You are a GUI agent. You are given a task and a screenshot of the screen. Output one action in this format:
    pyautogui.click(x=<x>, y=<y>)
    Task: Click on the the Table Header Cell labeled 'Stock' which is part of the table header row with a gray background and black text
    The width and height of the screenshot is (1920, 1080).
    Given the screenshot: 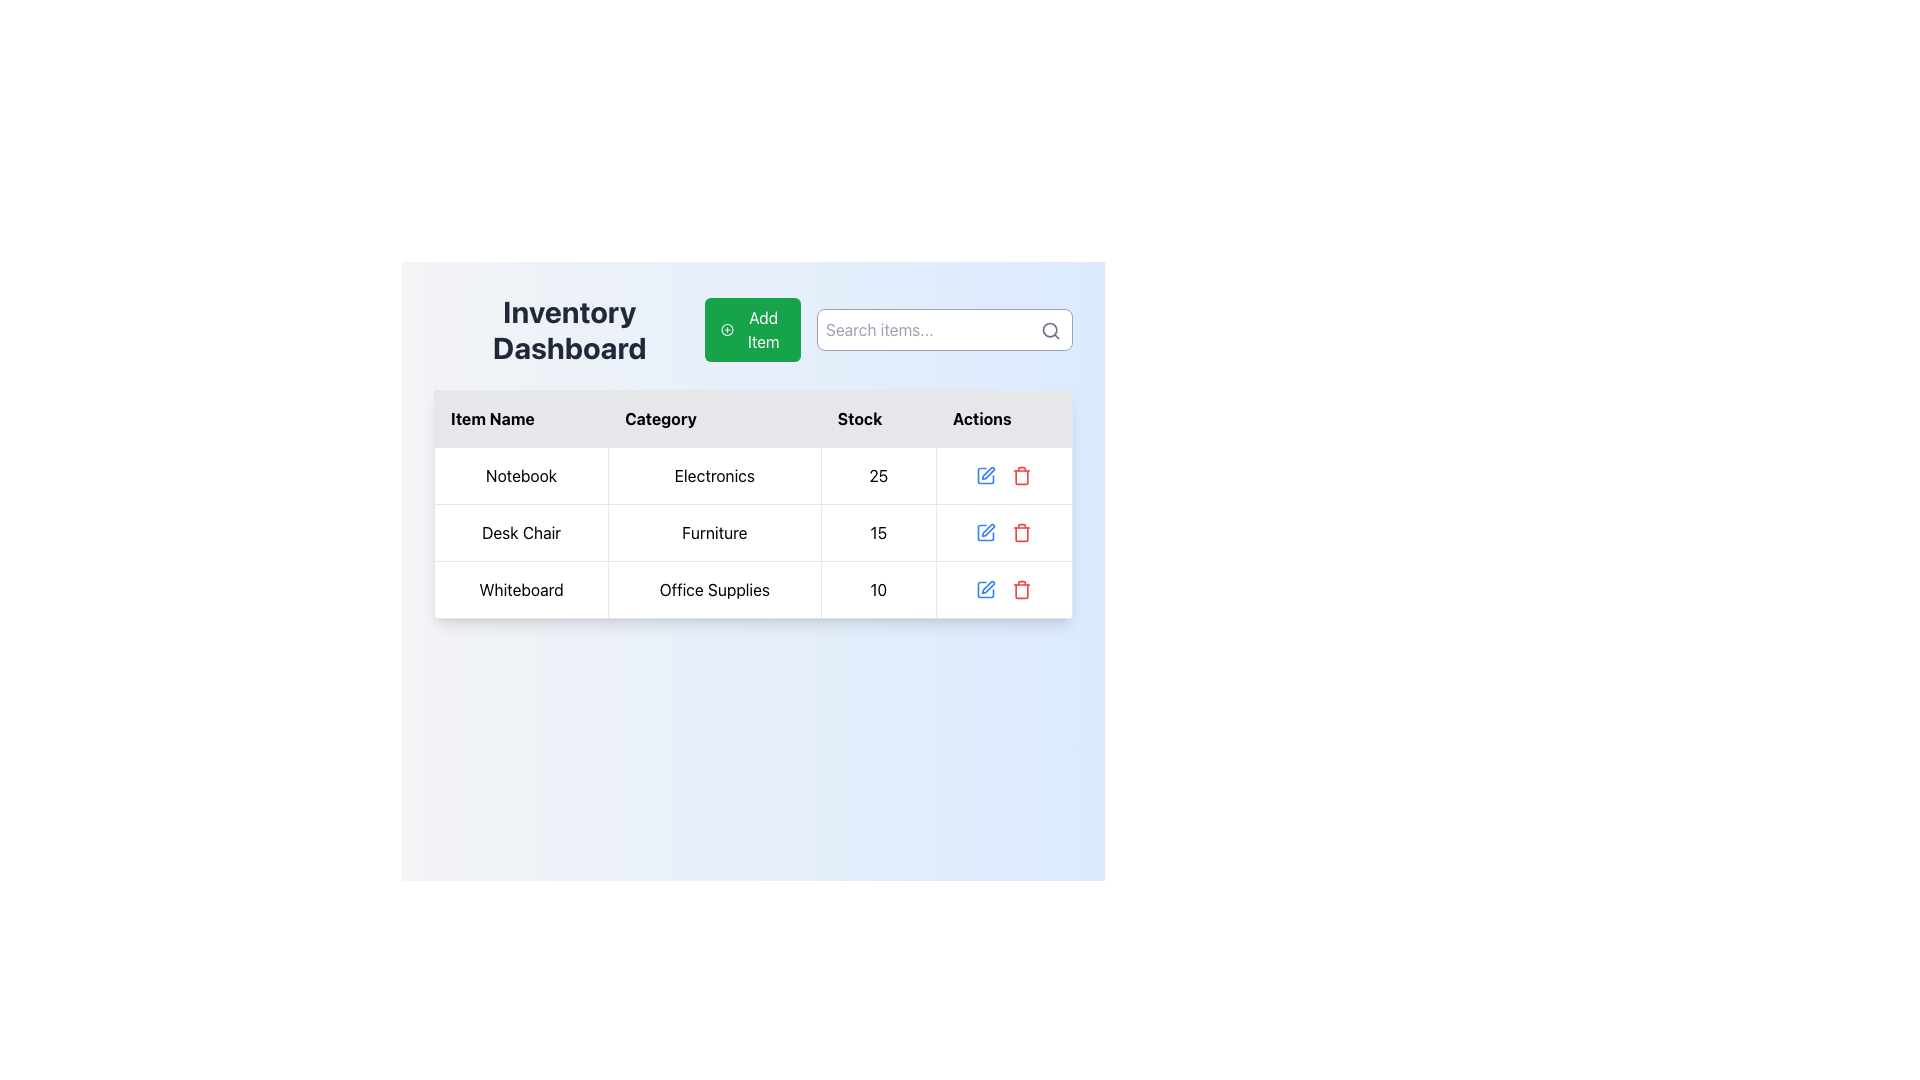 What is the action you would take?
    pyautogui.click(x=878, y=418)
    